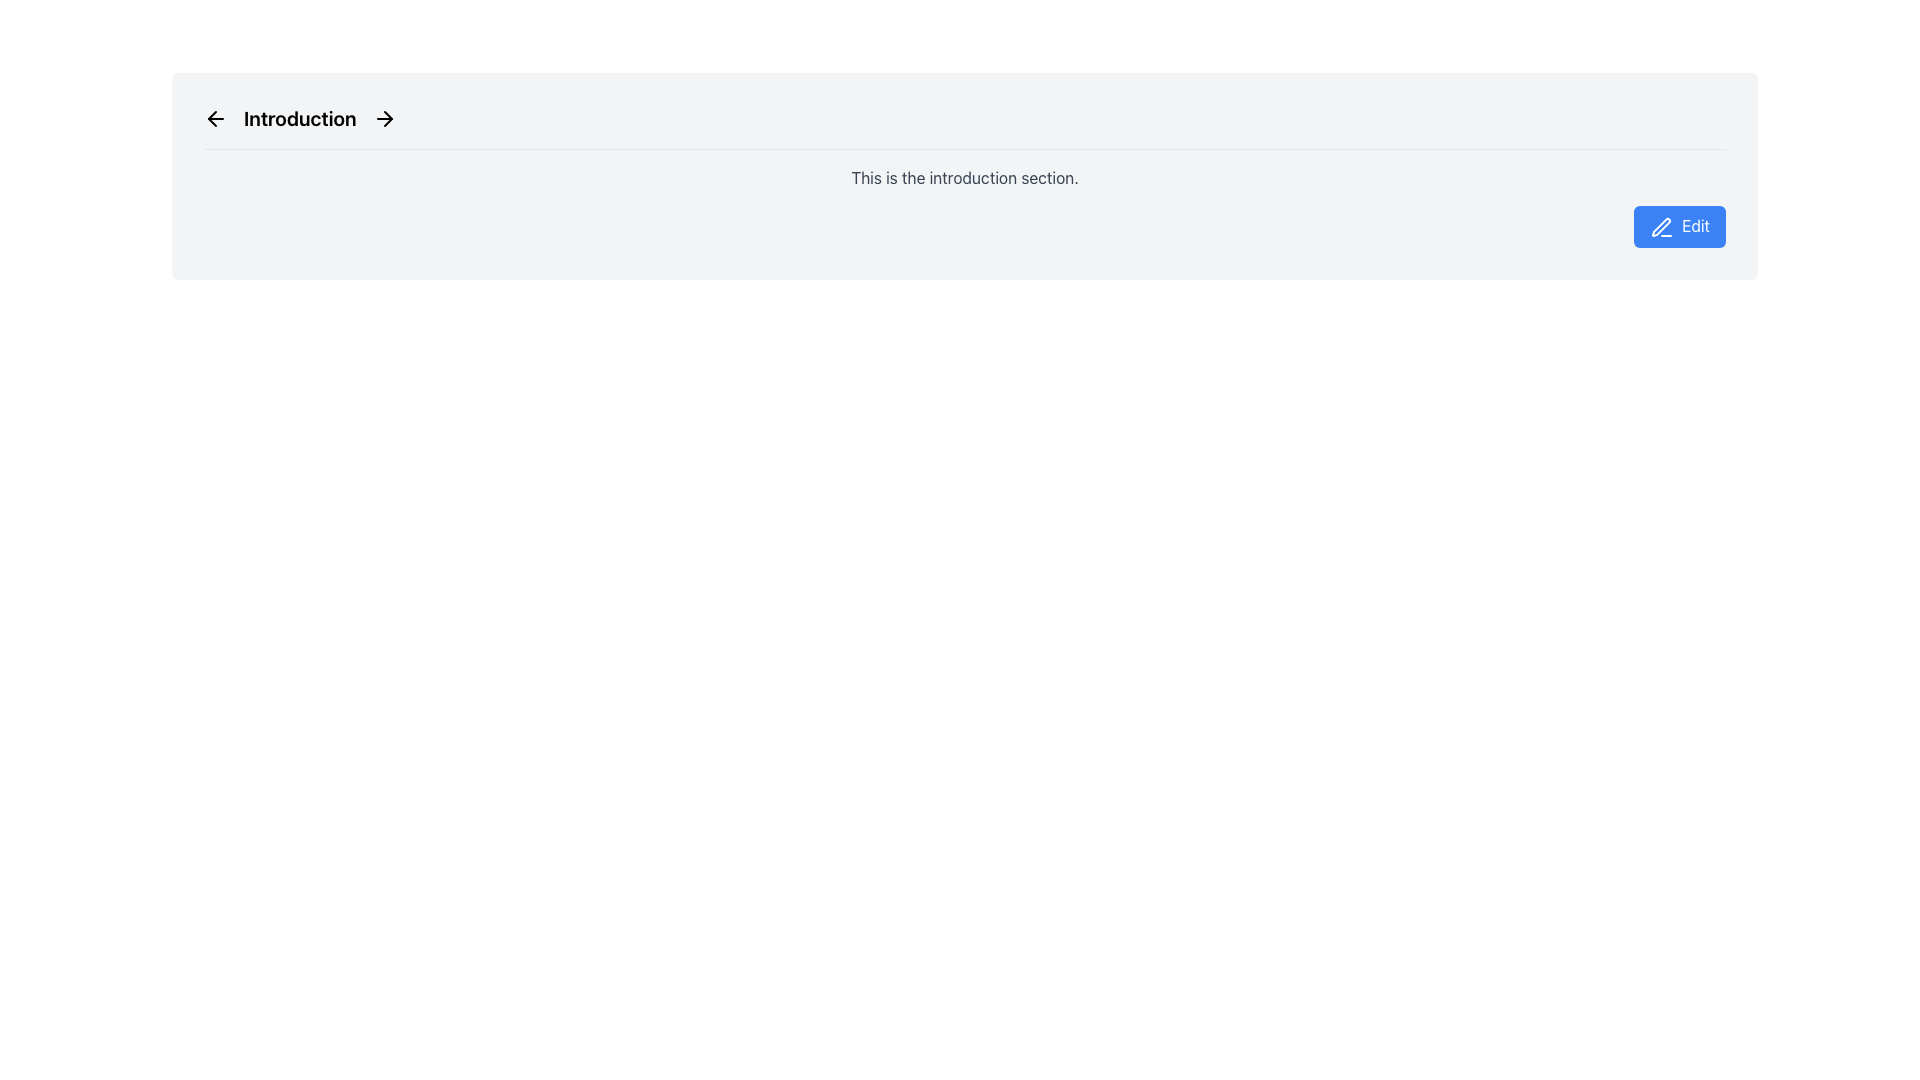 This screenshot has height=1080, width=1920. What do you see at coordinates (299, 119) in the screenshot?
I see `bold, center-aligned text displaying 'Introduction' located at the center of the horizontal bar near the top of the interface` at bounding box center [299, 119].